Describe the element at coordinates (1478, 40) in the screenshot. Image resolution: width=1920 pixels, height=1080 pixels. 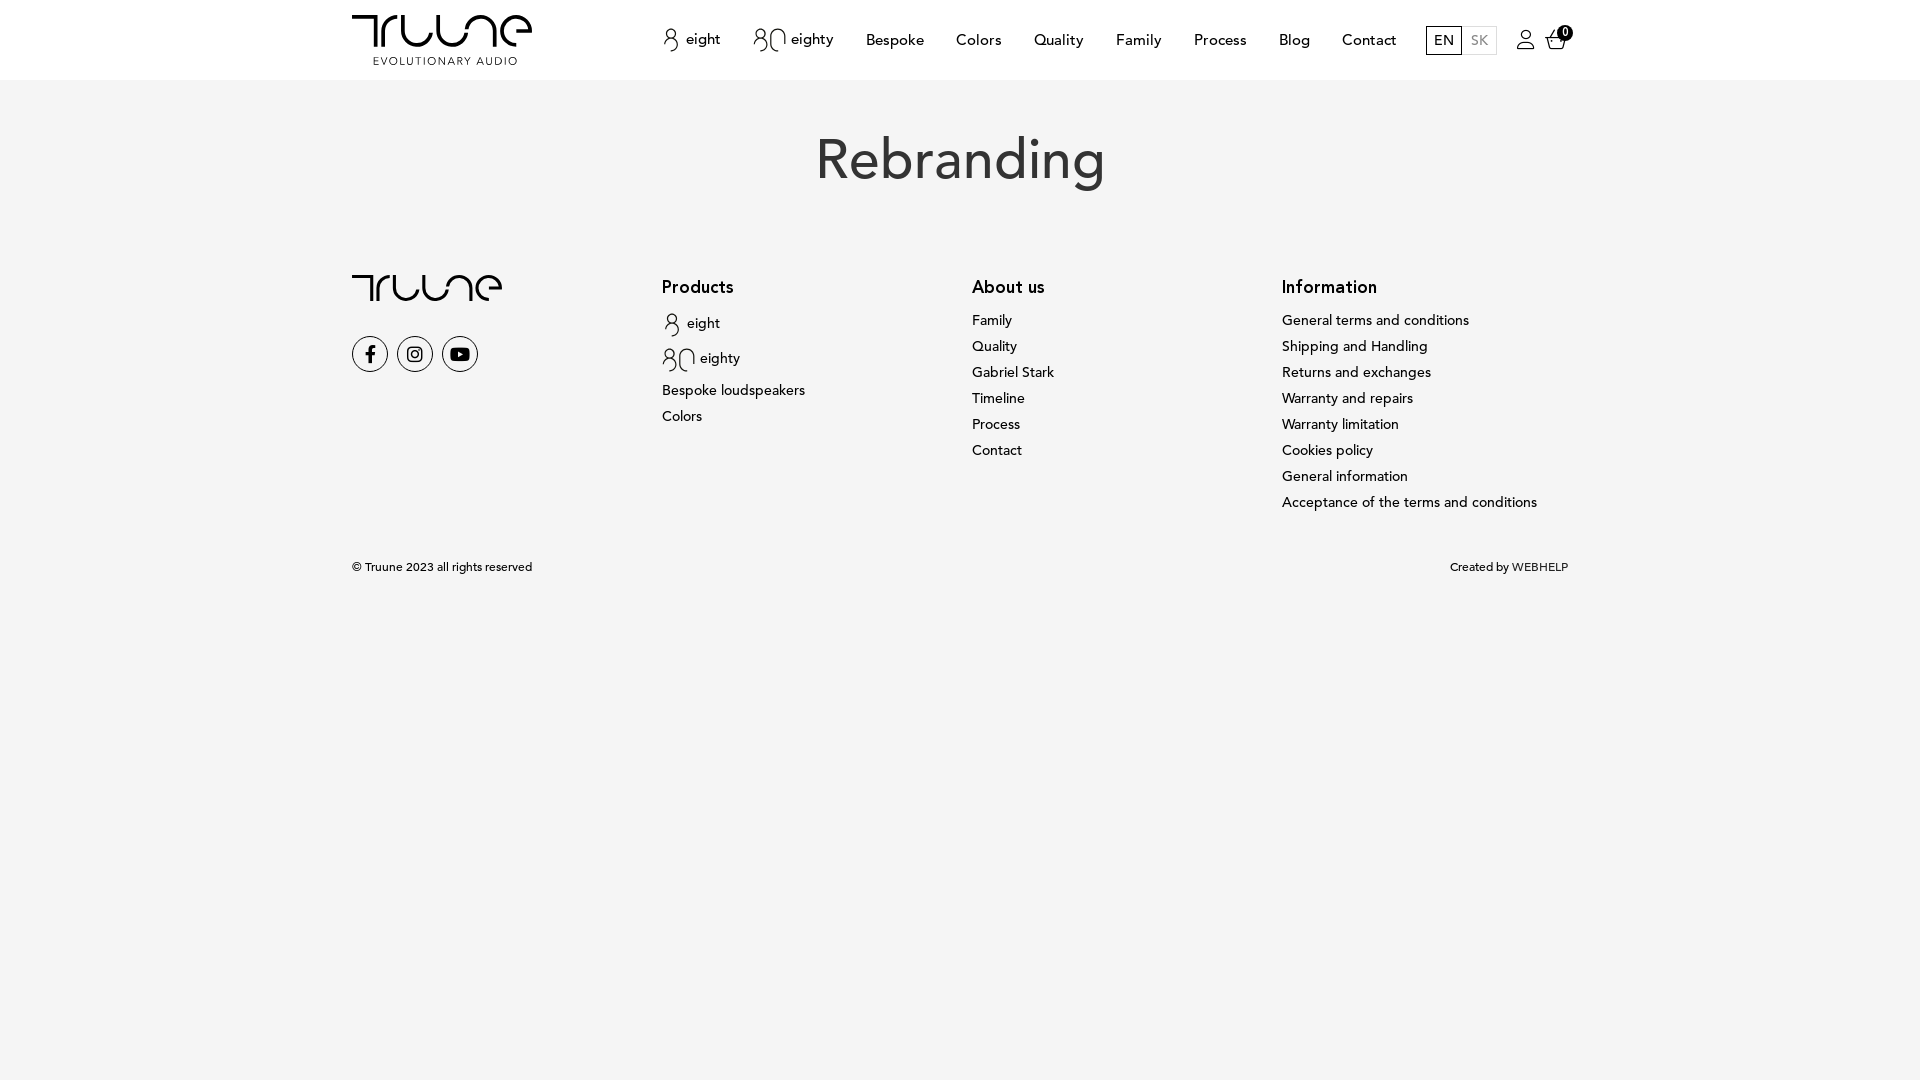
I see `'SK'` at that location.